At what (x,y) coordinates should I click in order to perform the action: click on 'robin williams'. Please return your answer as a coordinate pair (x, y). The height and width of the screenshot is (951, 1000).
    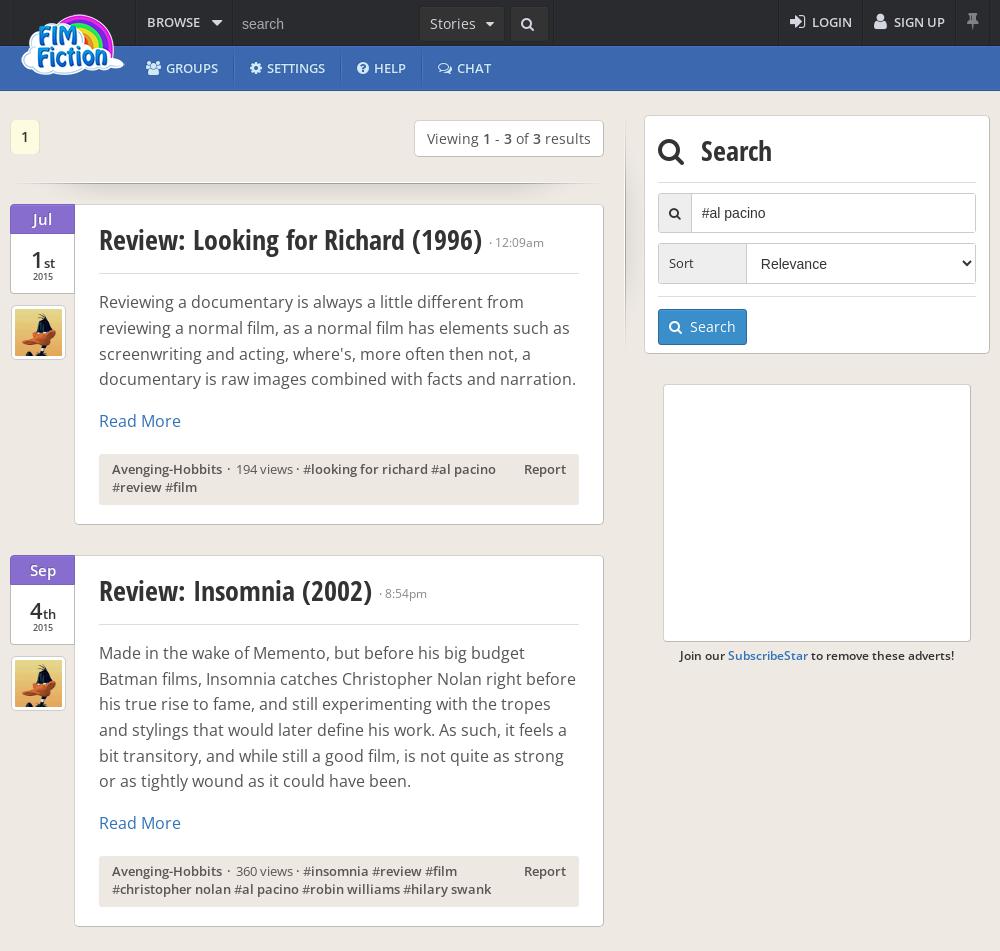
    Looking at the image, I should click on (353, 887).